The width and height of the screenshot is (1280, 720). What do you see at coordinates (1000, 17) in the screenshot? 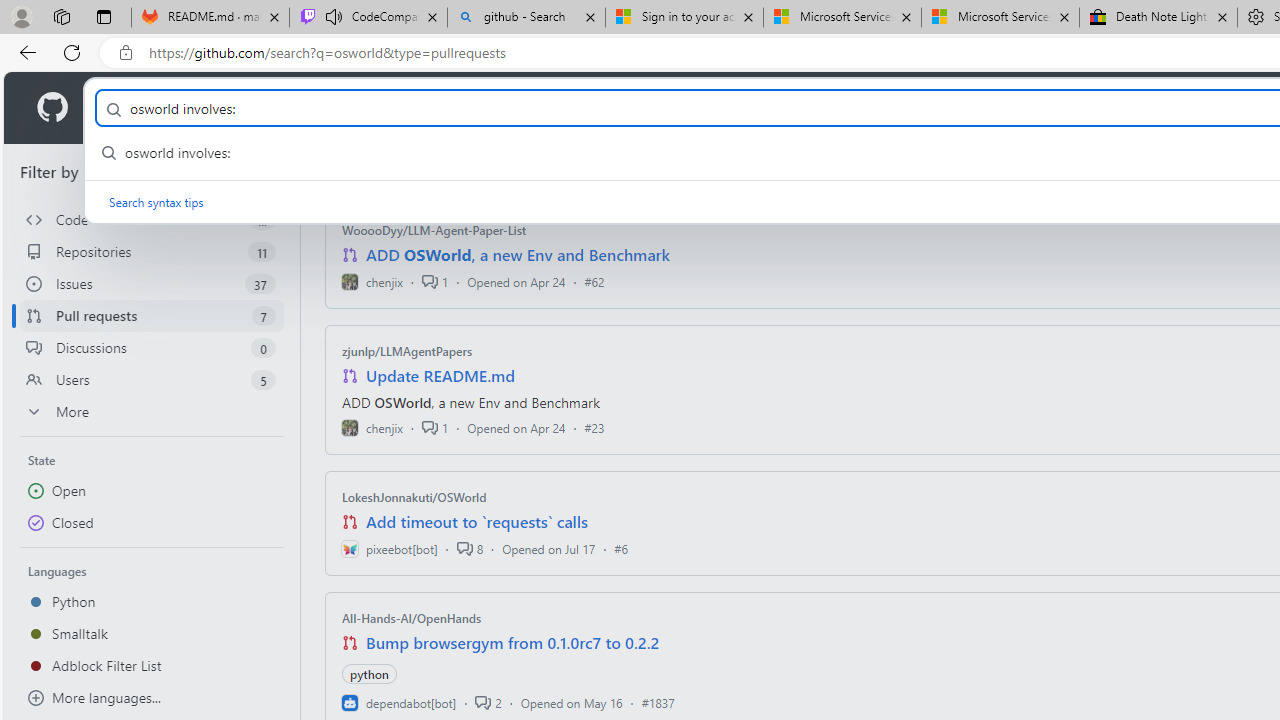
I see `'Microsoft Services Agreement'` at bounding box center [1000, 17].